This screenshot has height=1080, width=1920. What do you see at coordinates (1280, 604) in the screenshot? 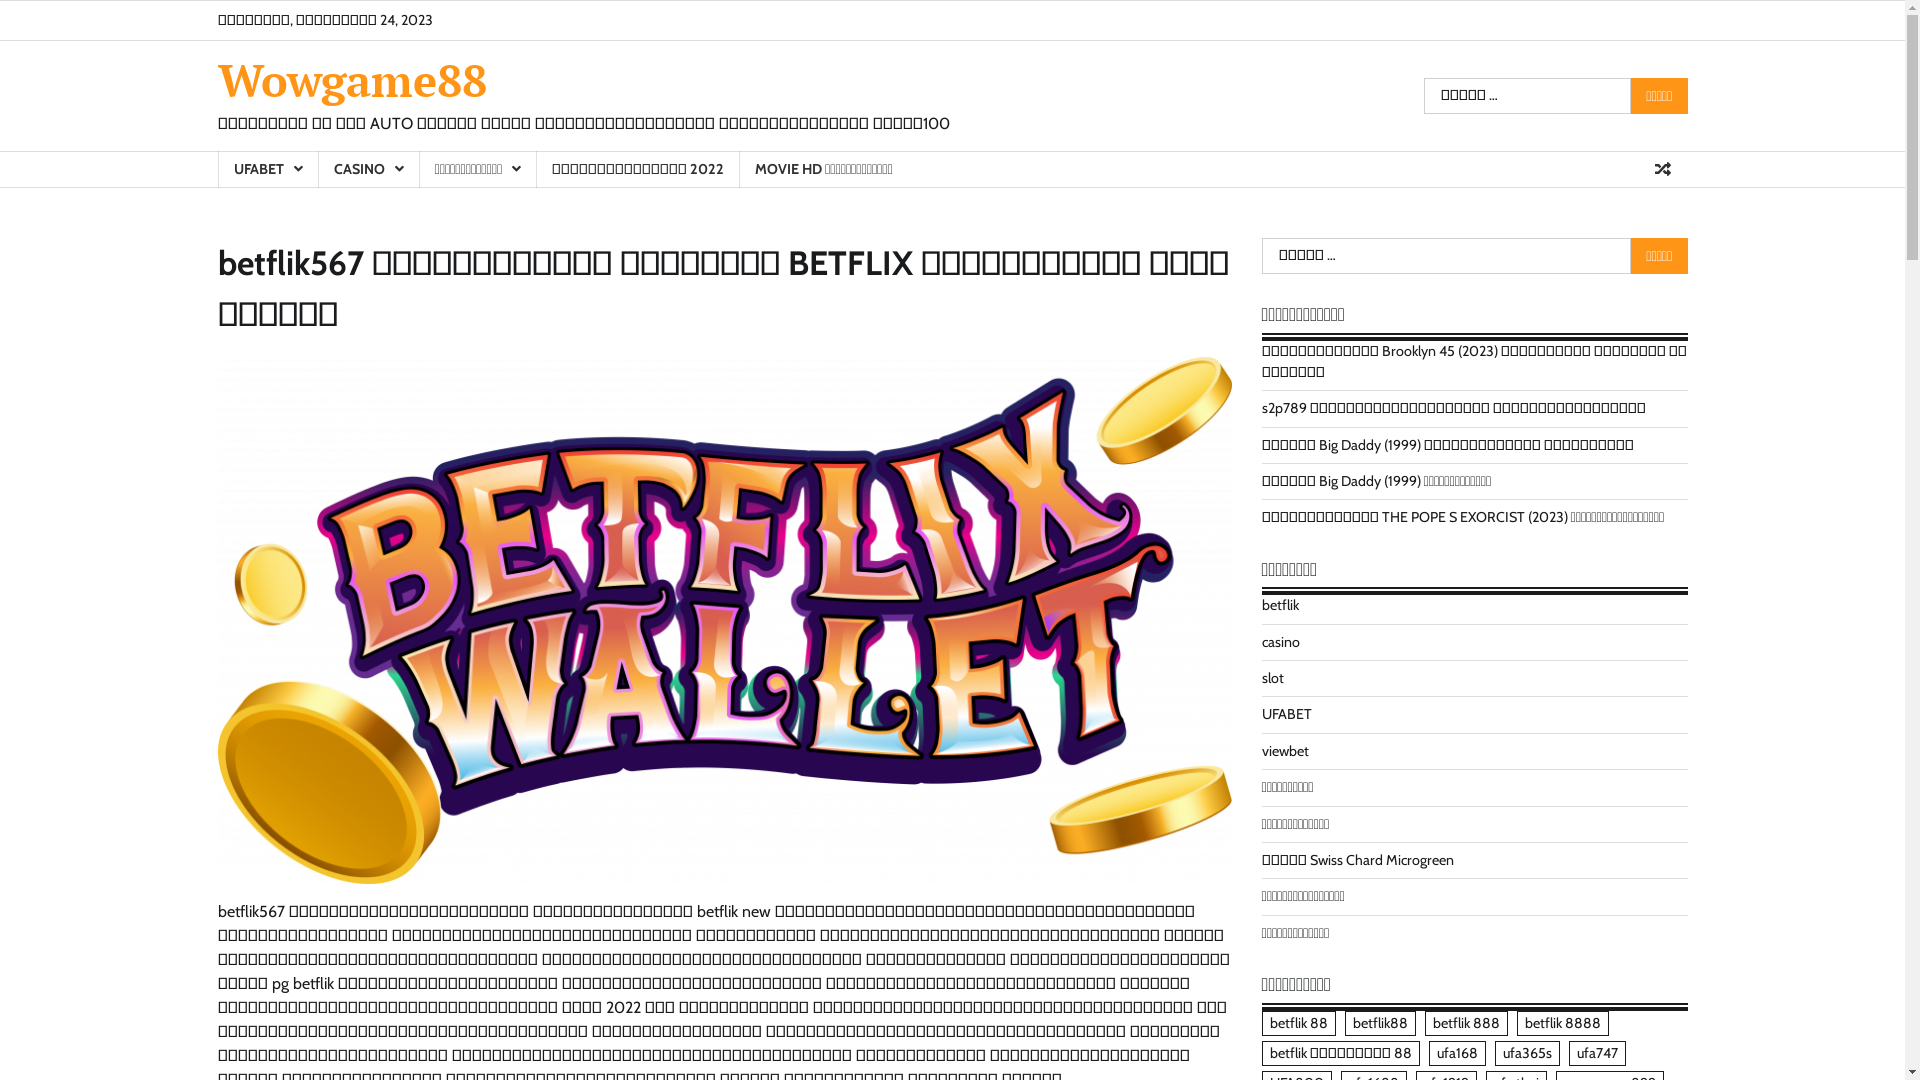
I see `'betflik'` at bounding box center [1280, 604].